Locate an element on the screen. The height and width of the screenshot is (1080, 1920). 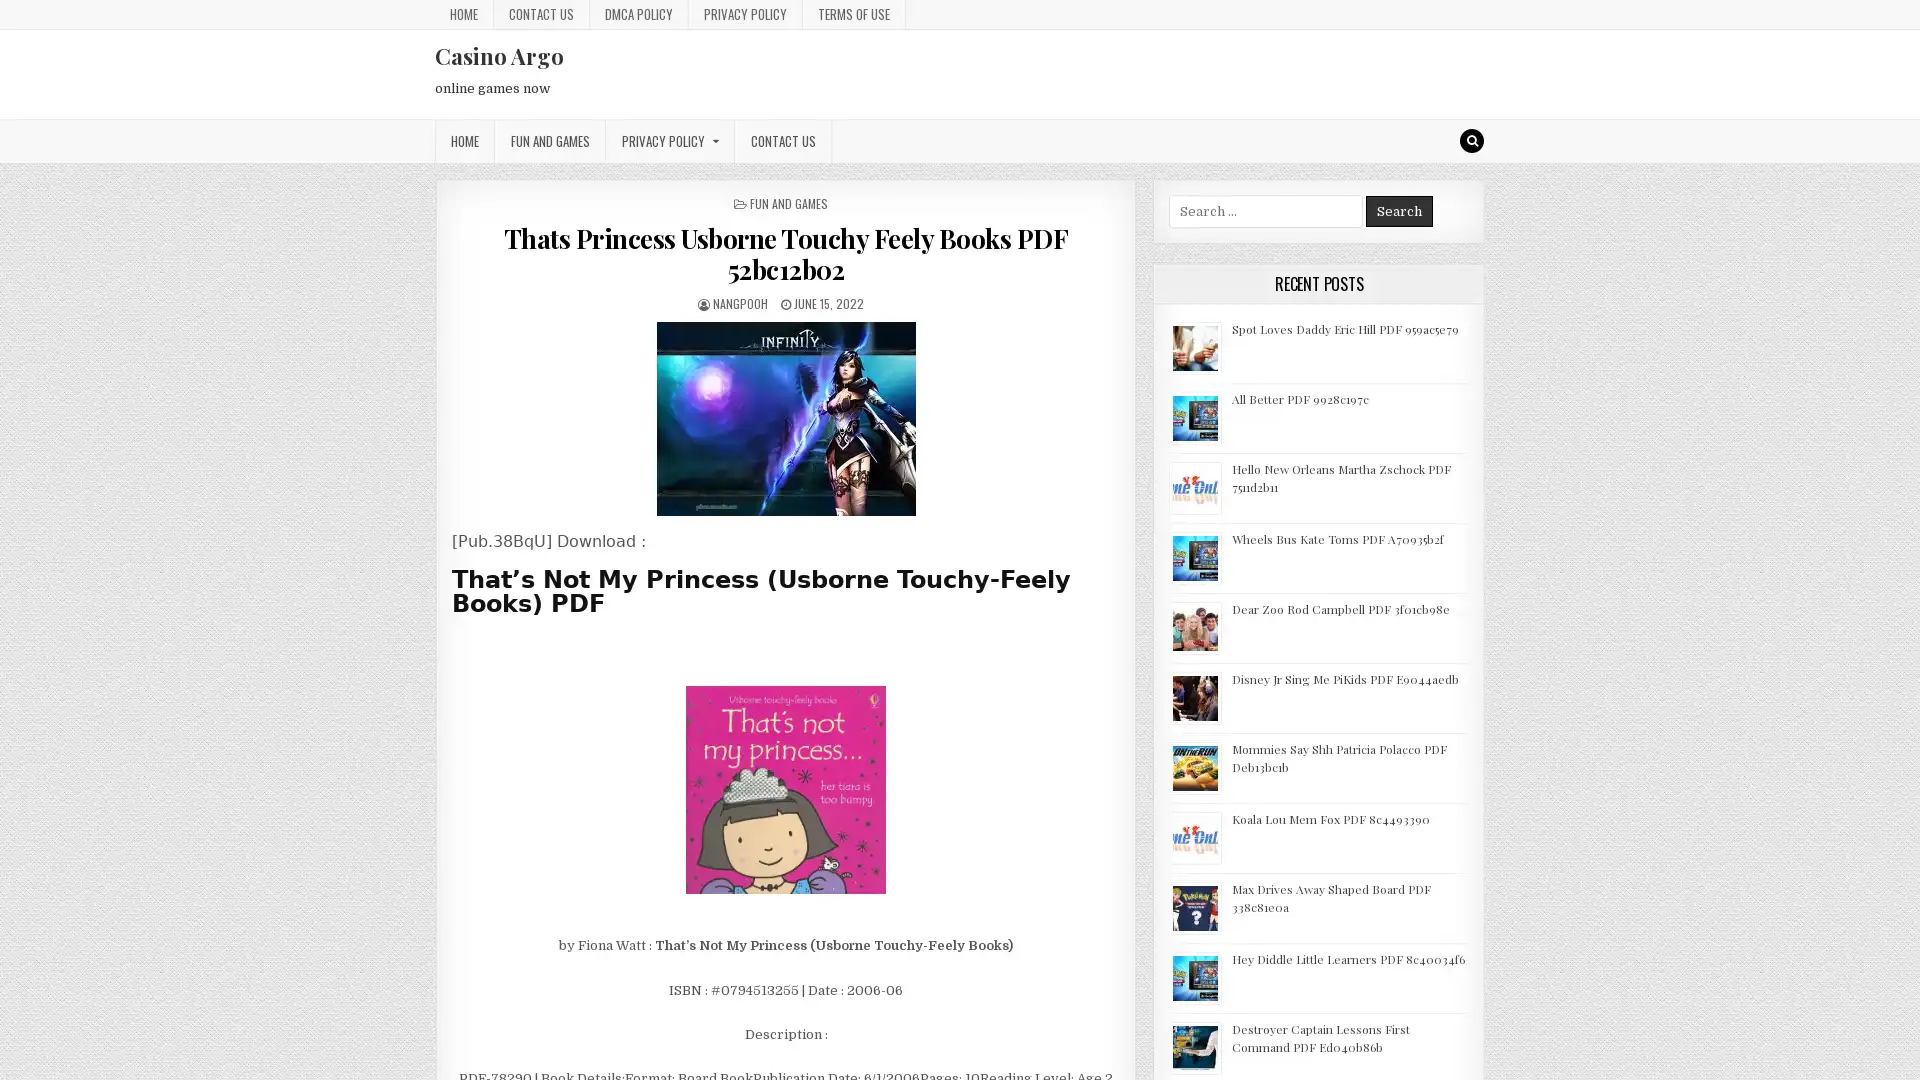
Search is located at coordinates (1398, 211).